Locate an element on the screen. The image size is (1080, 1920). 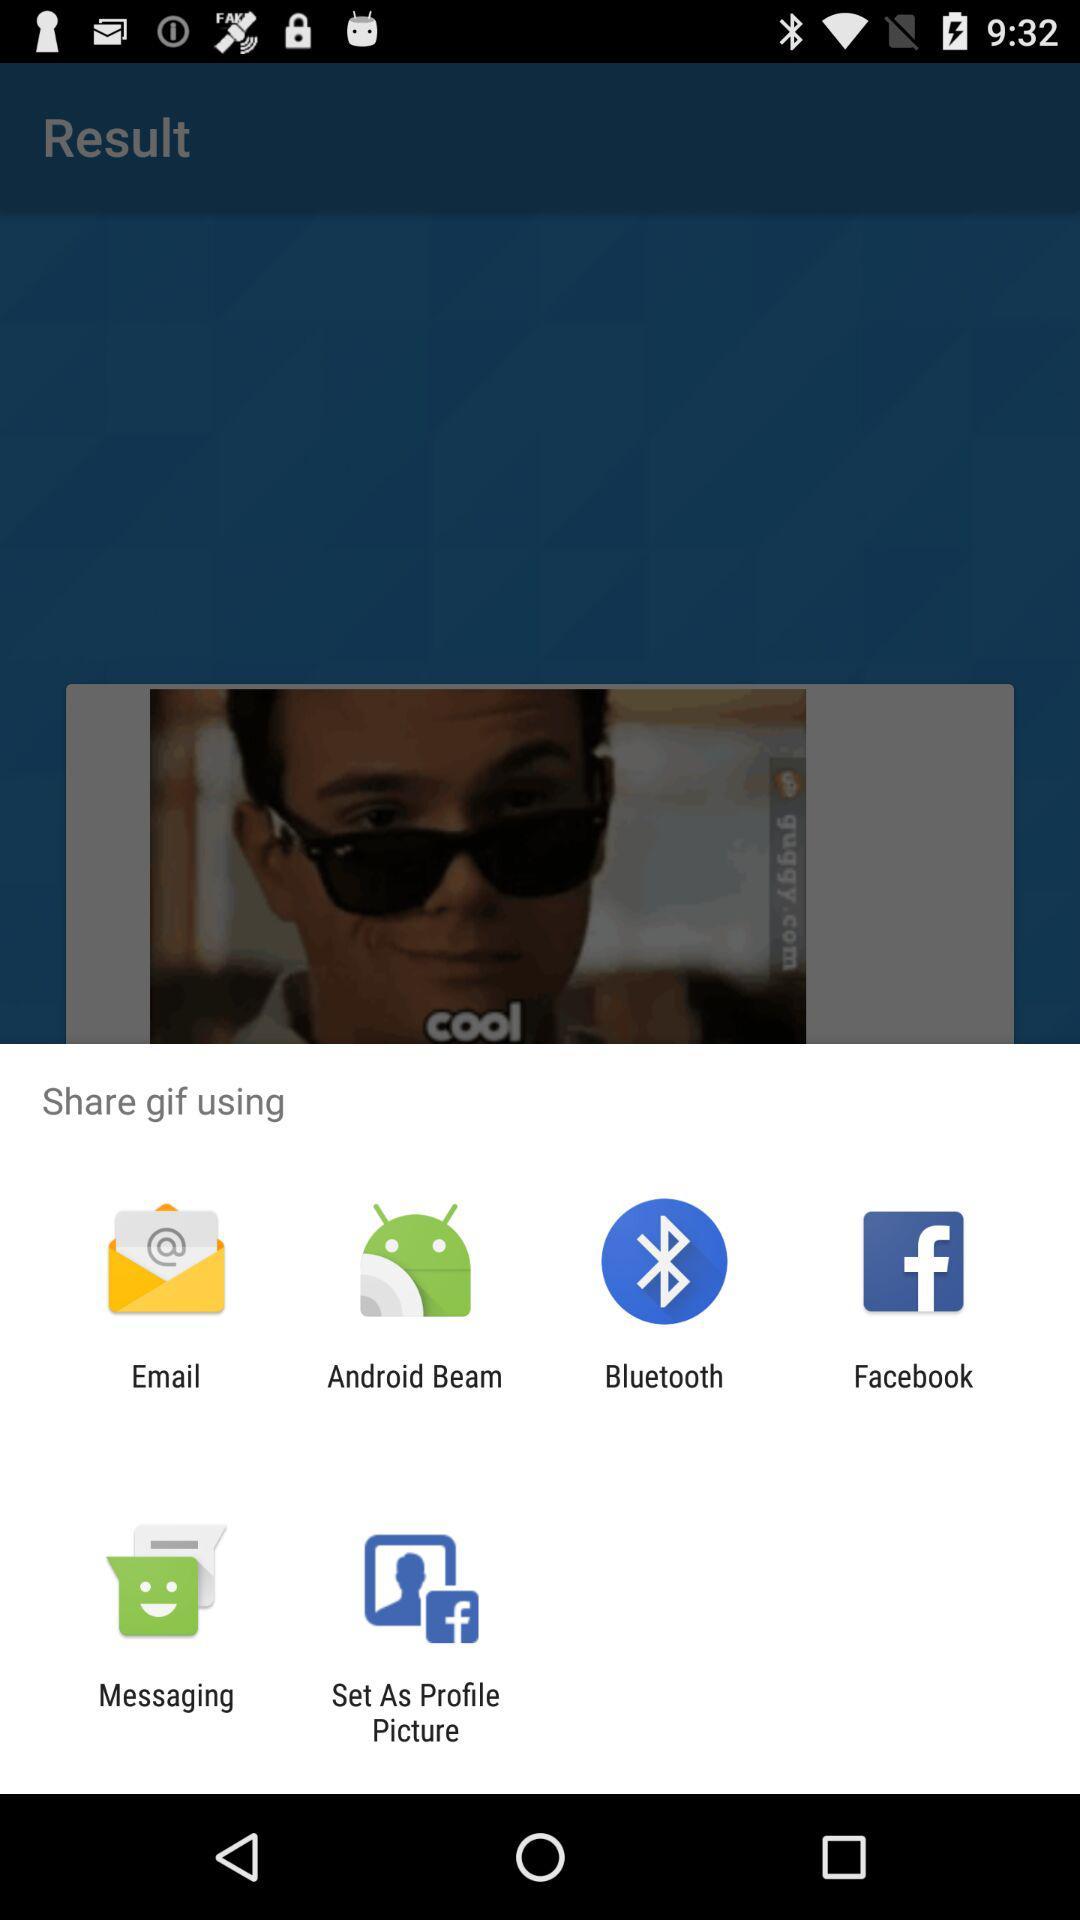
icon next to the bluetooth is located at coordinates (913, 1392).